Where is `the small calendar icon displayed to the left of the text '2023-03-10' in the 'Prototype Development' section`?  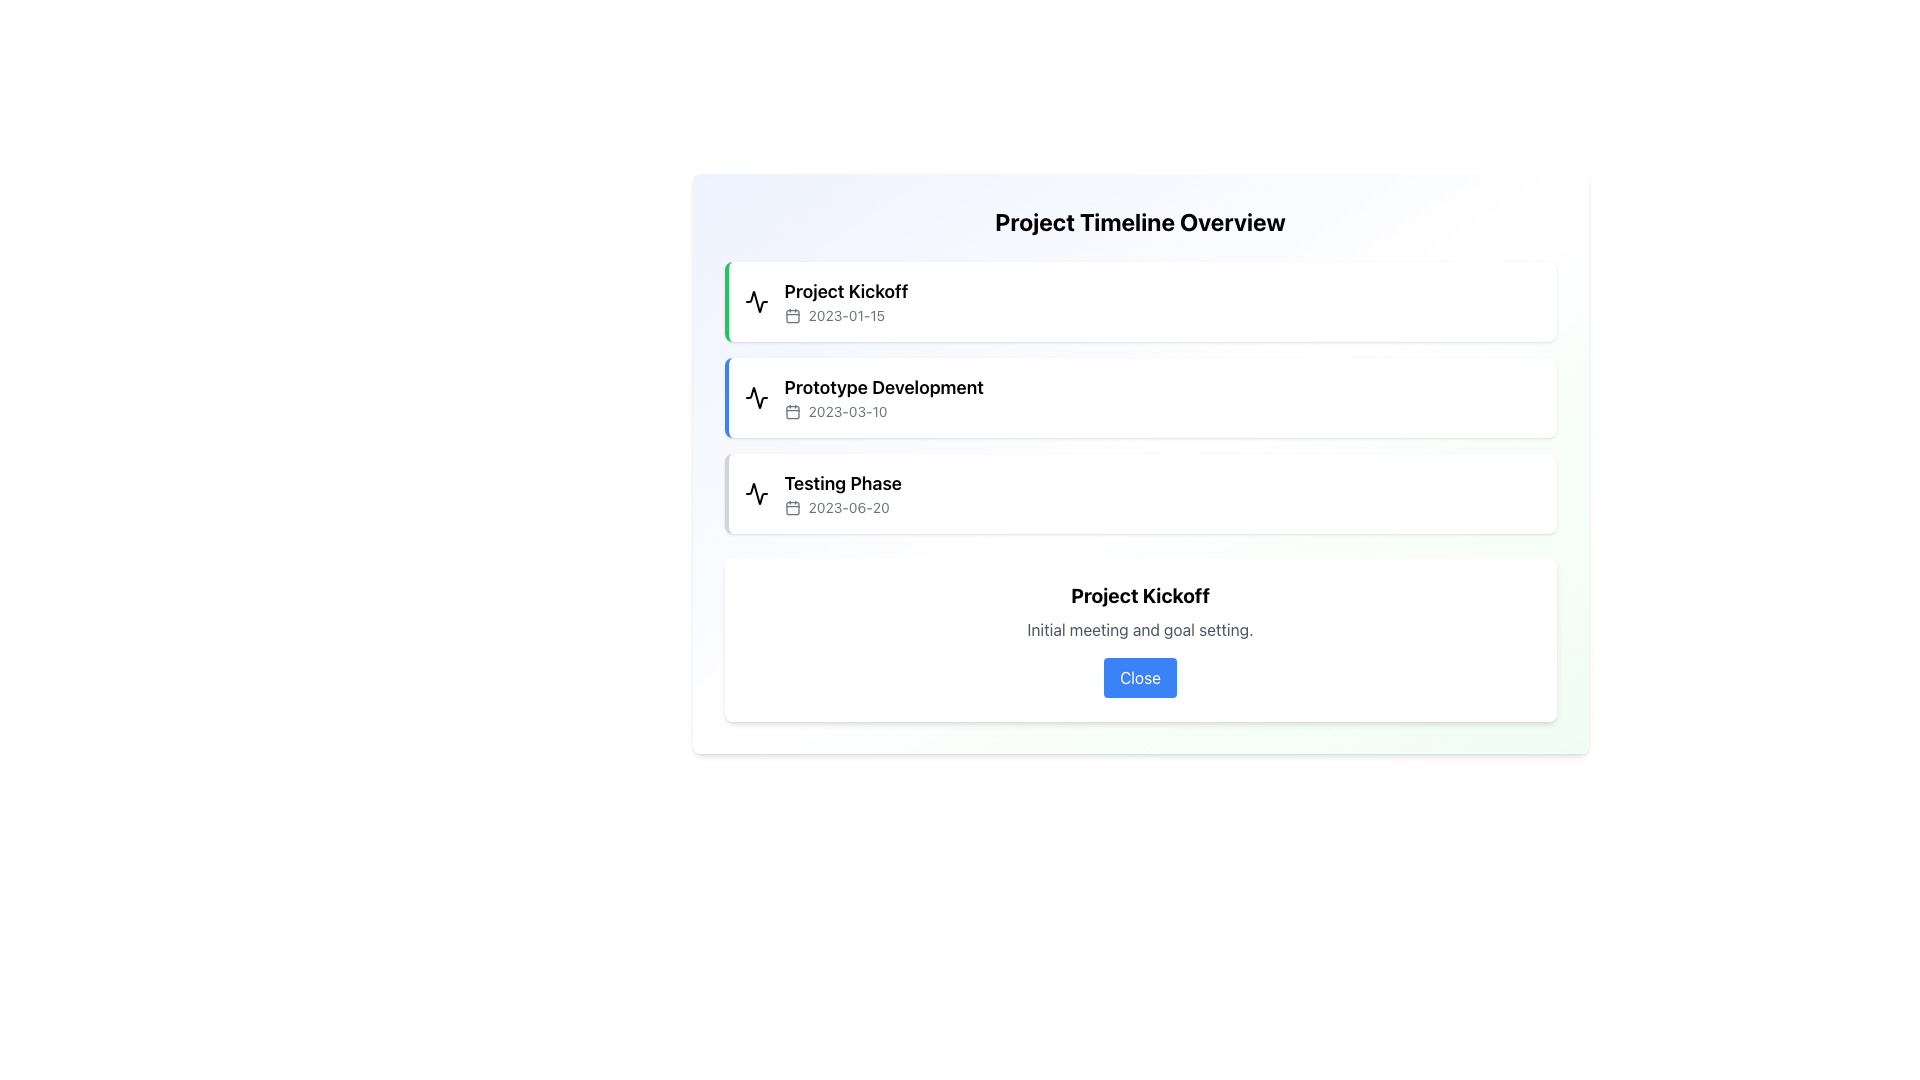 the small calendar icon displayed to the left of the text '2023-03-10' in the 'Prototype Development' section is located at coordinates (791, 411).